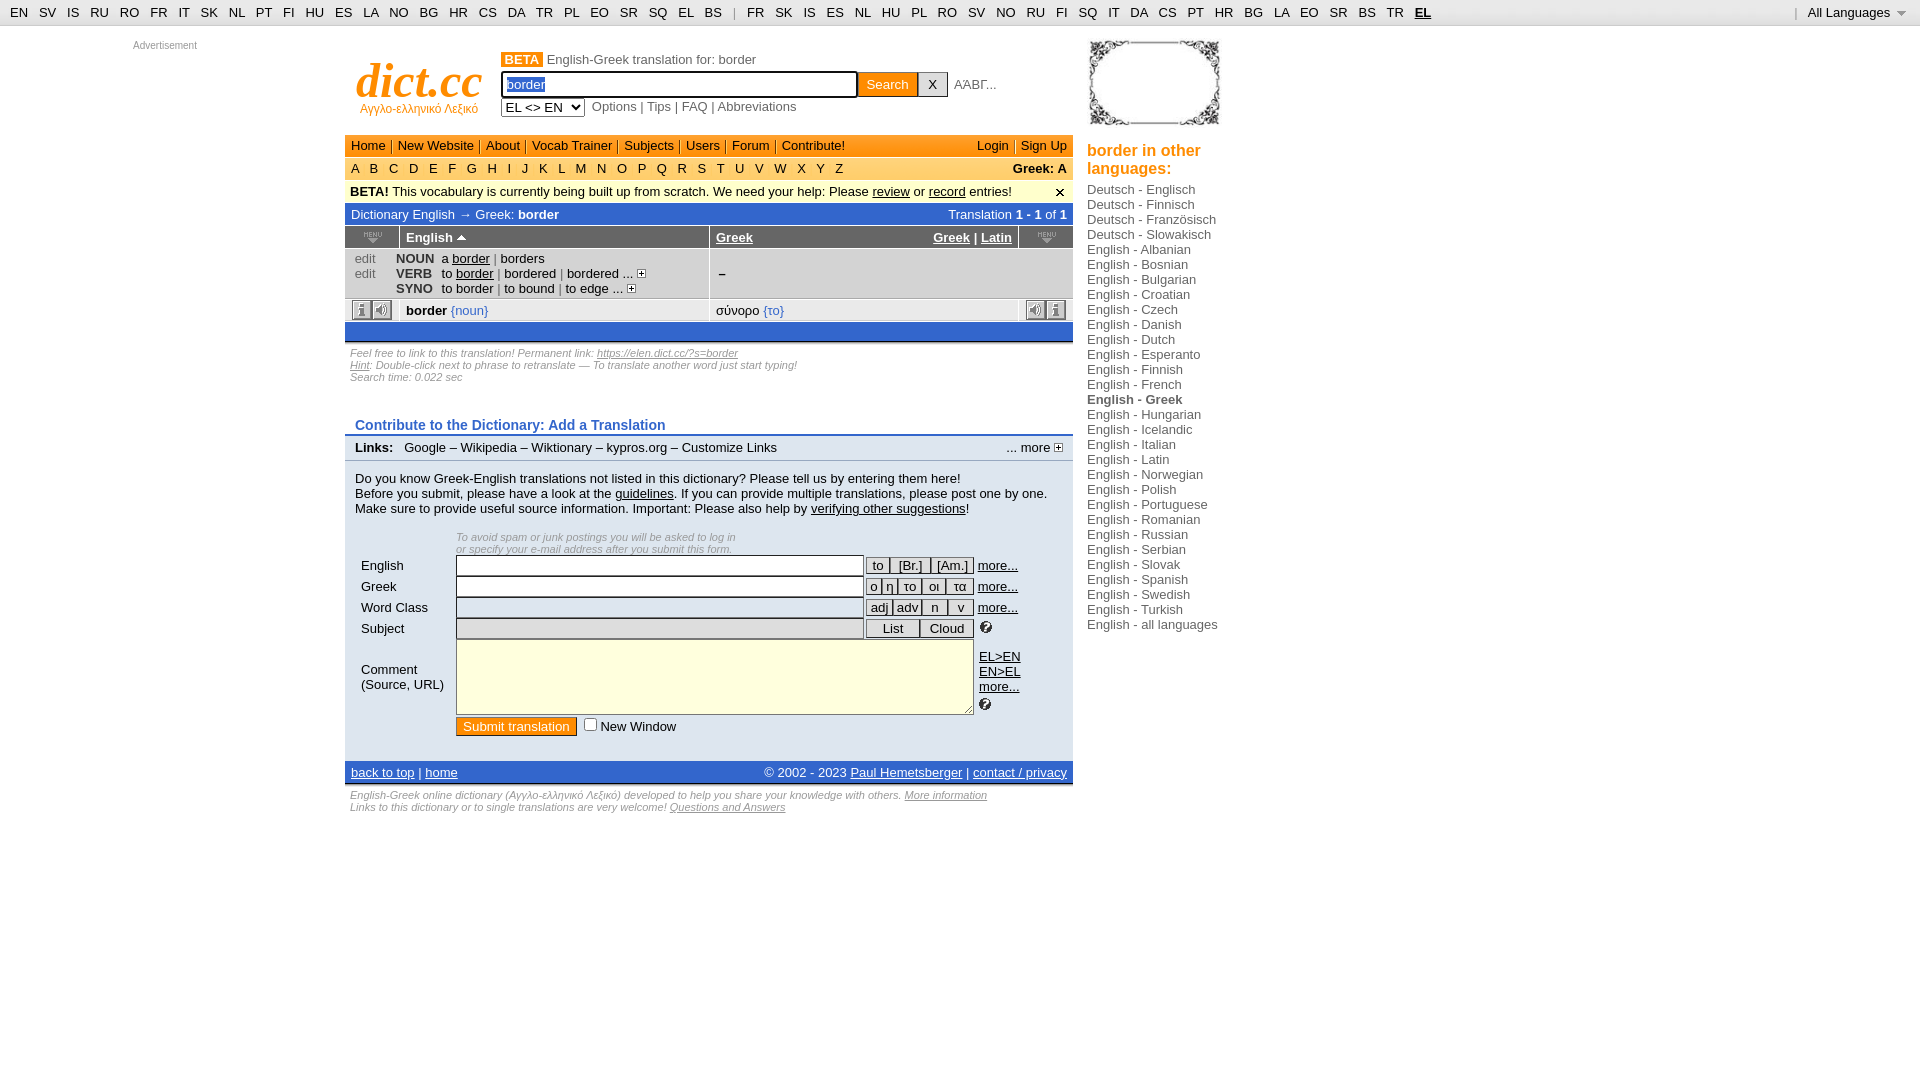  What do you see at coordinates (890, 12) in the screenshot?
I see `'HU'` at bounding box center [890, 12].